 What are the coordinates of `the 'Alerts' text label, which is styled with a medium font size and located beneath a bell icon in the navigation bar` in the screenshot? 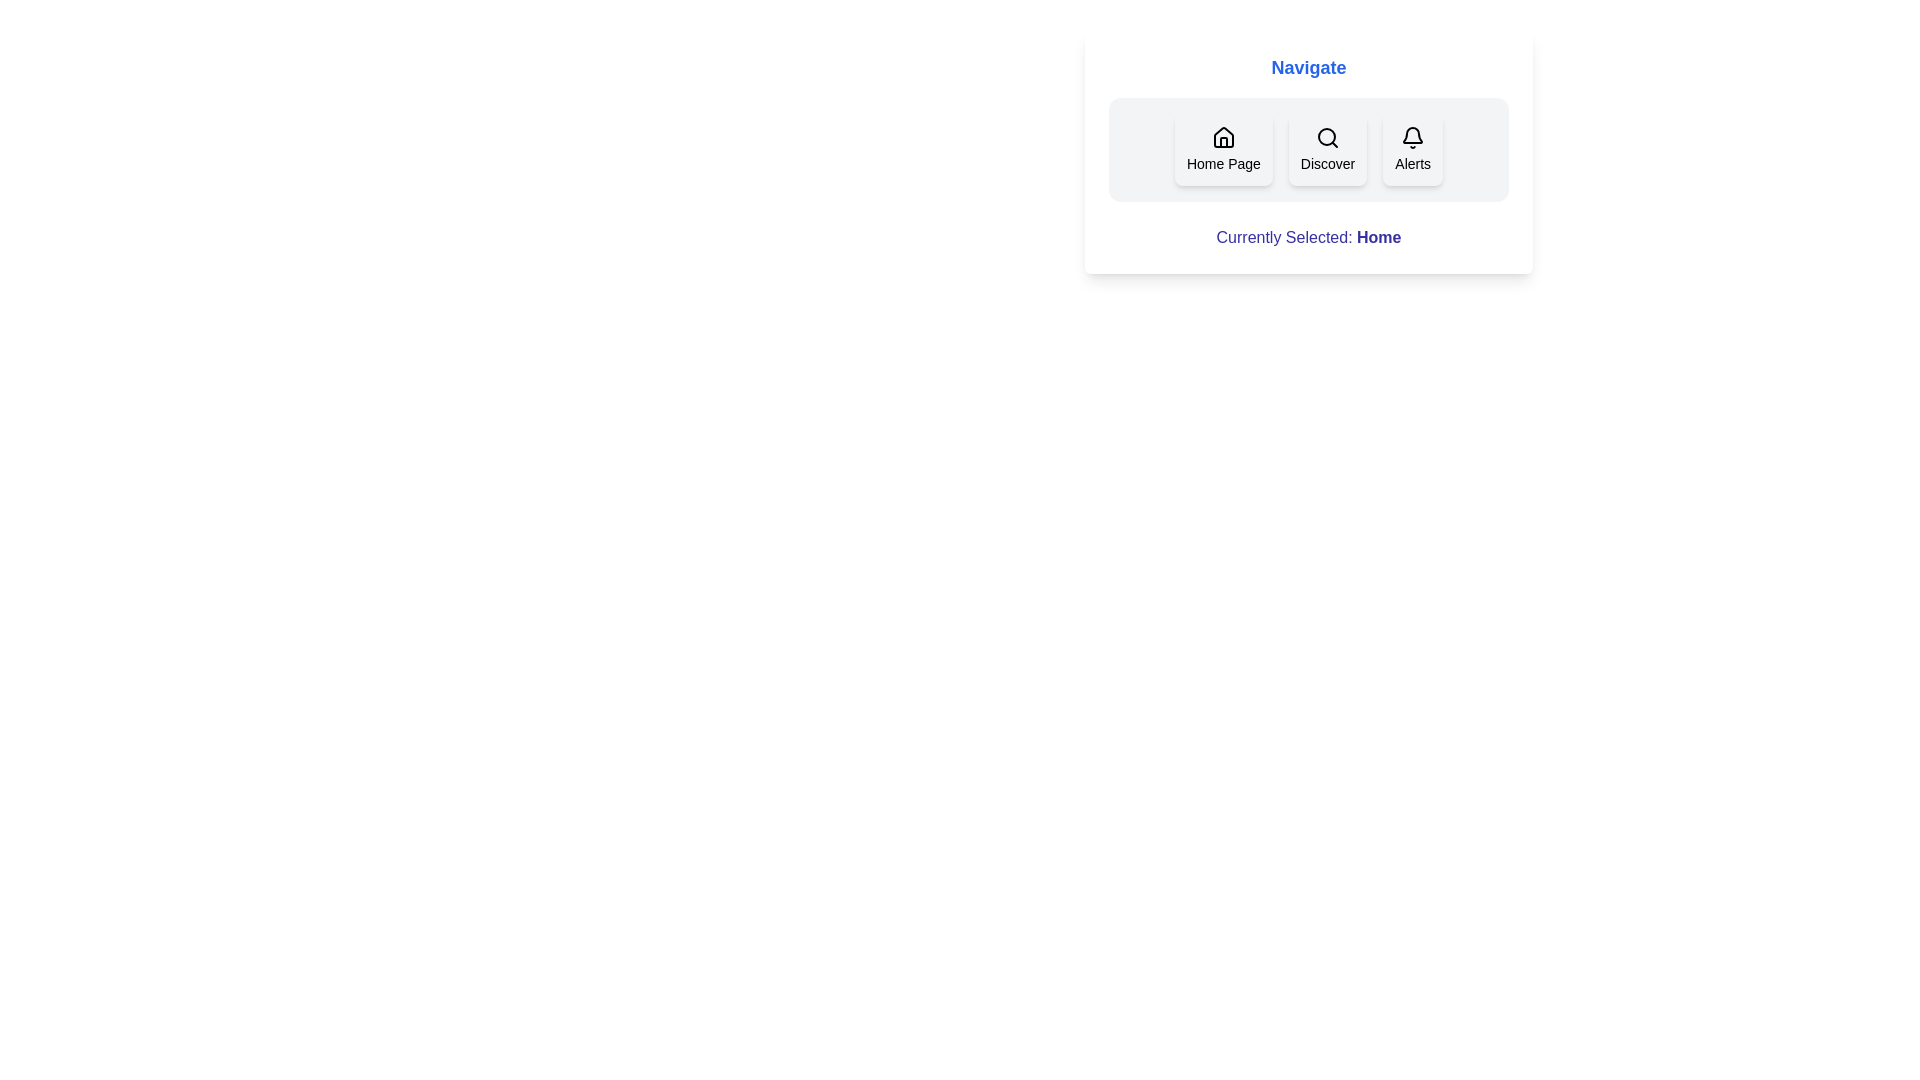 It's located at (1412, 163).